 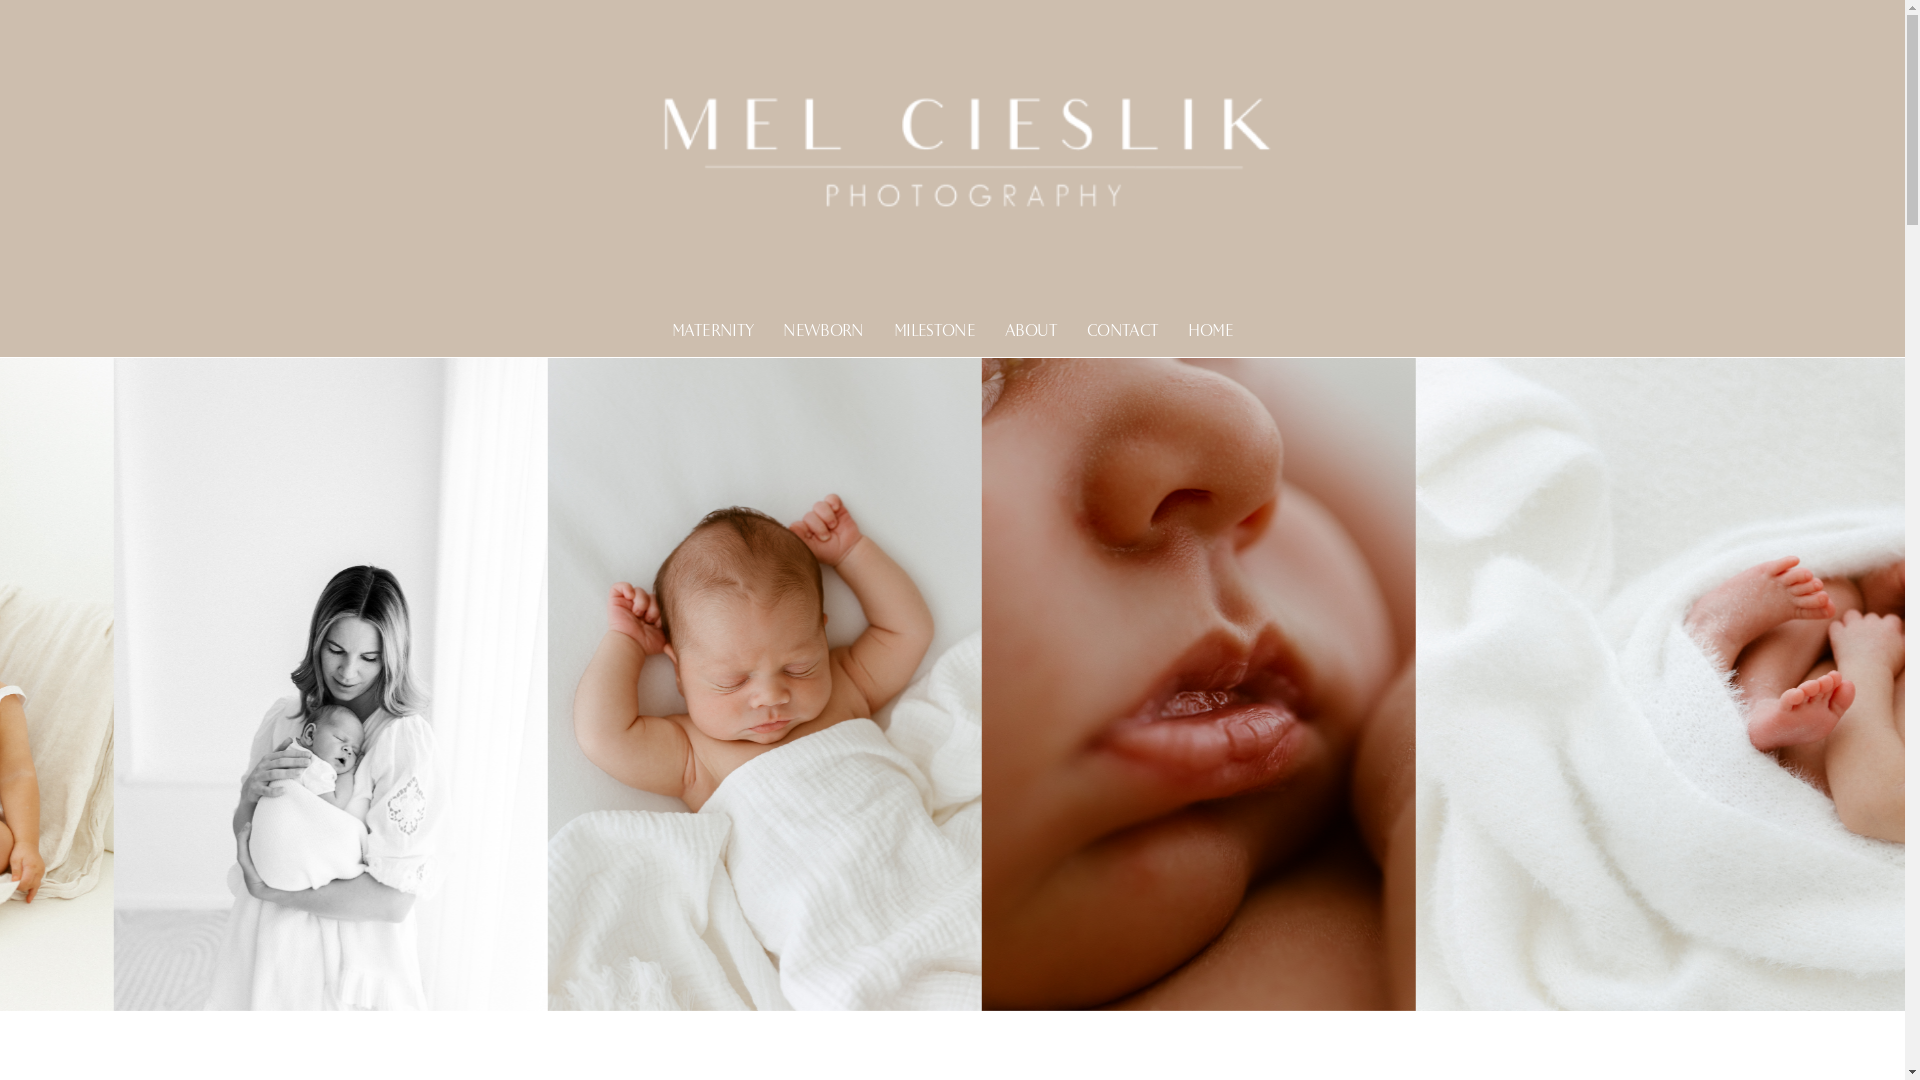 I want to click on 'MILESTONE', so click(x=933, y=330).